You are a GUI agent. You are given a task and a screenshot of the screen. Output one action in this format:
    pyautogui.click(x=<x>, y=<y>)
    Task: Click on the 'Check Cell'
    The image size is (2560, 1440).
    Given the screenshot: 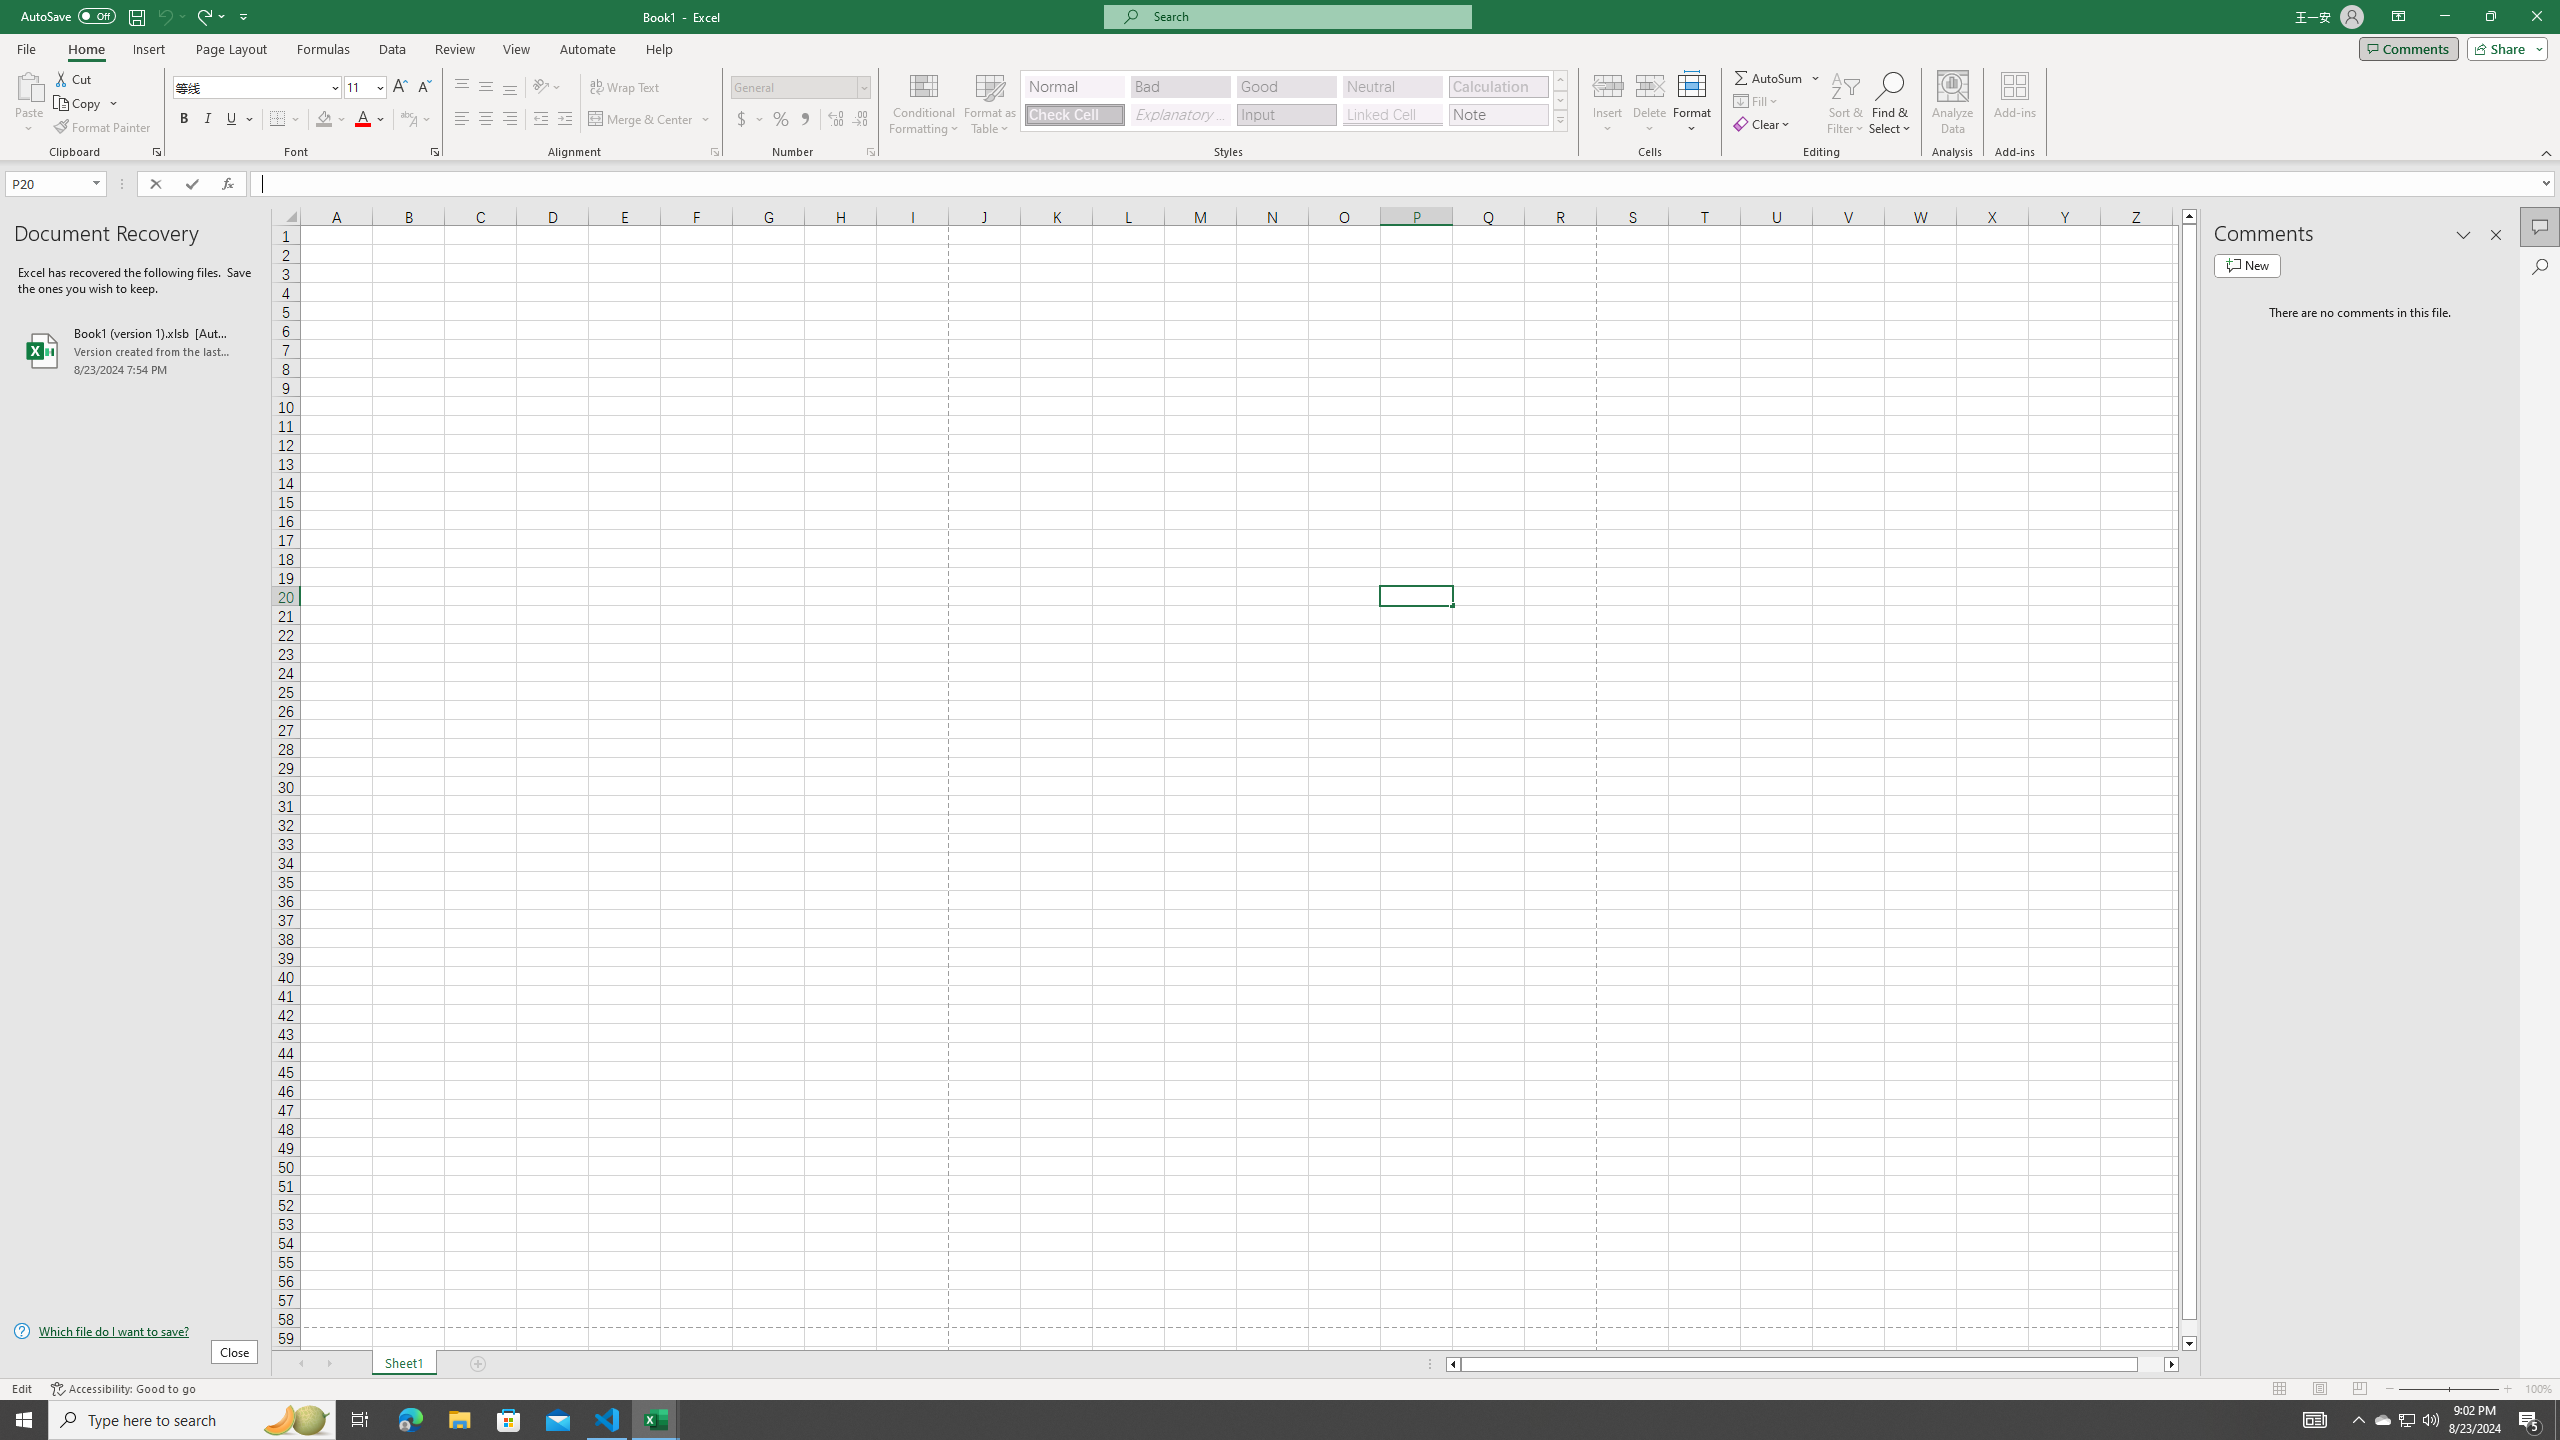 What is the action you would take?
    pyautogui.click(x=1075, y=114)
    